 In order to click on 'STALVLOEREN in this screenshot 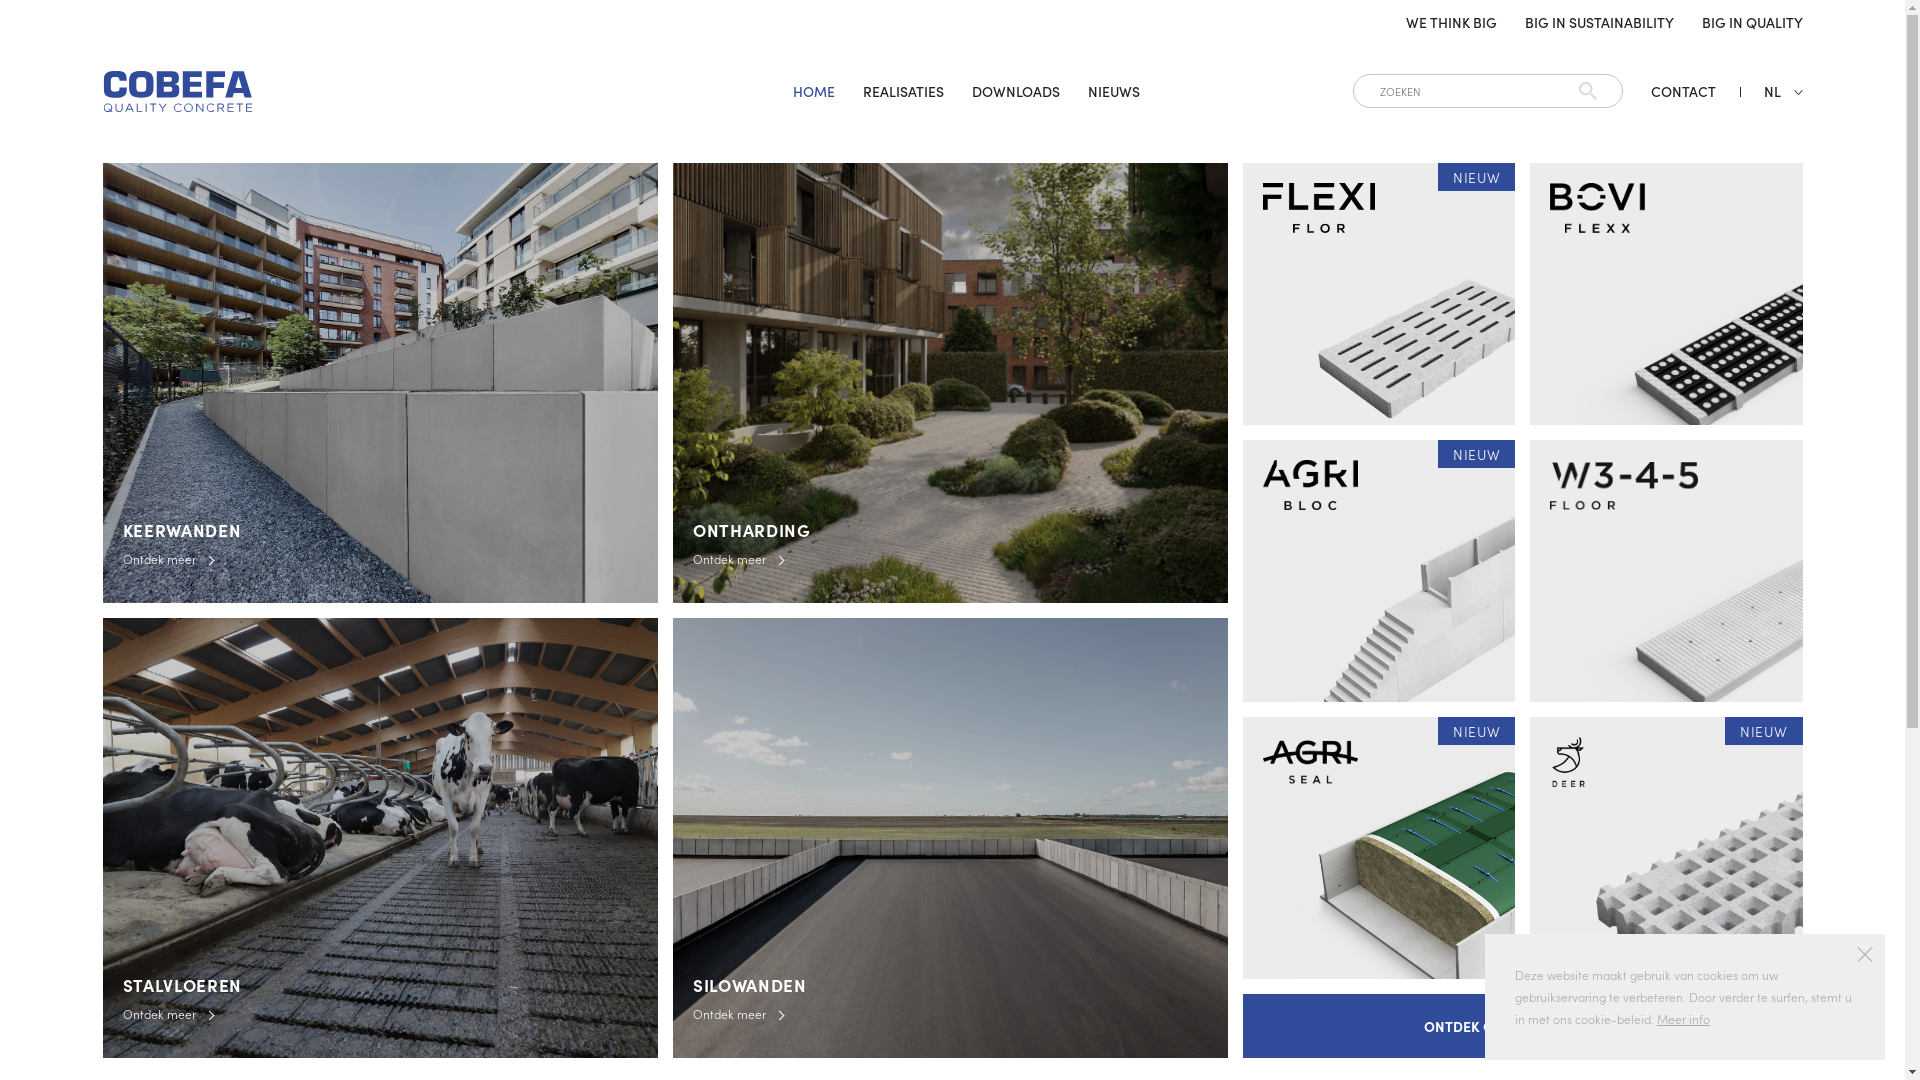, I will do `click(379, 837)`.